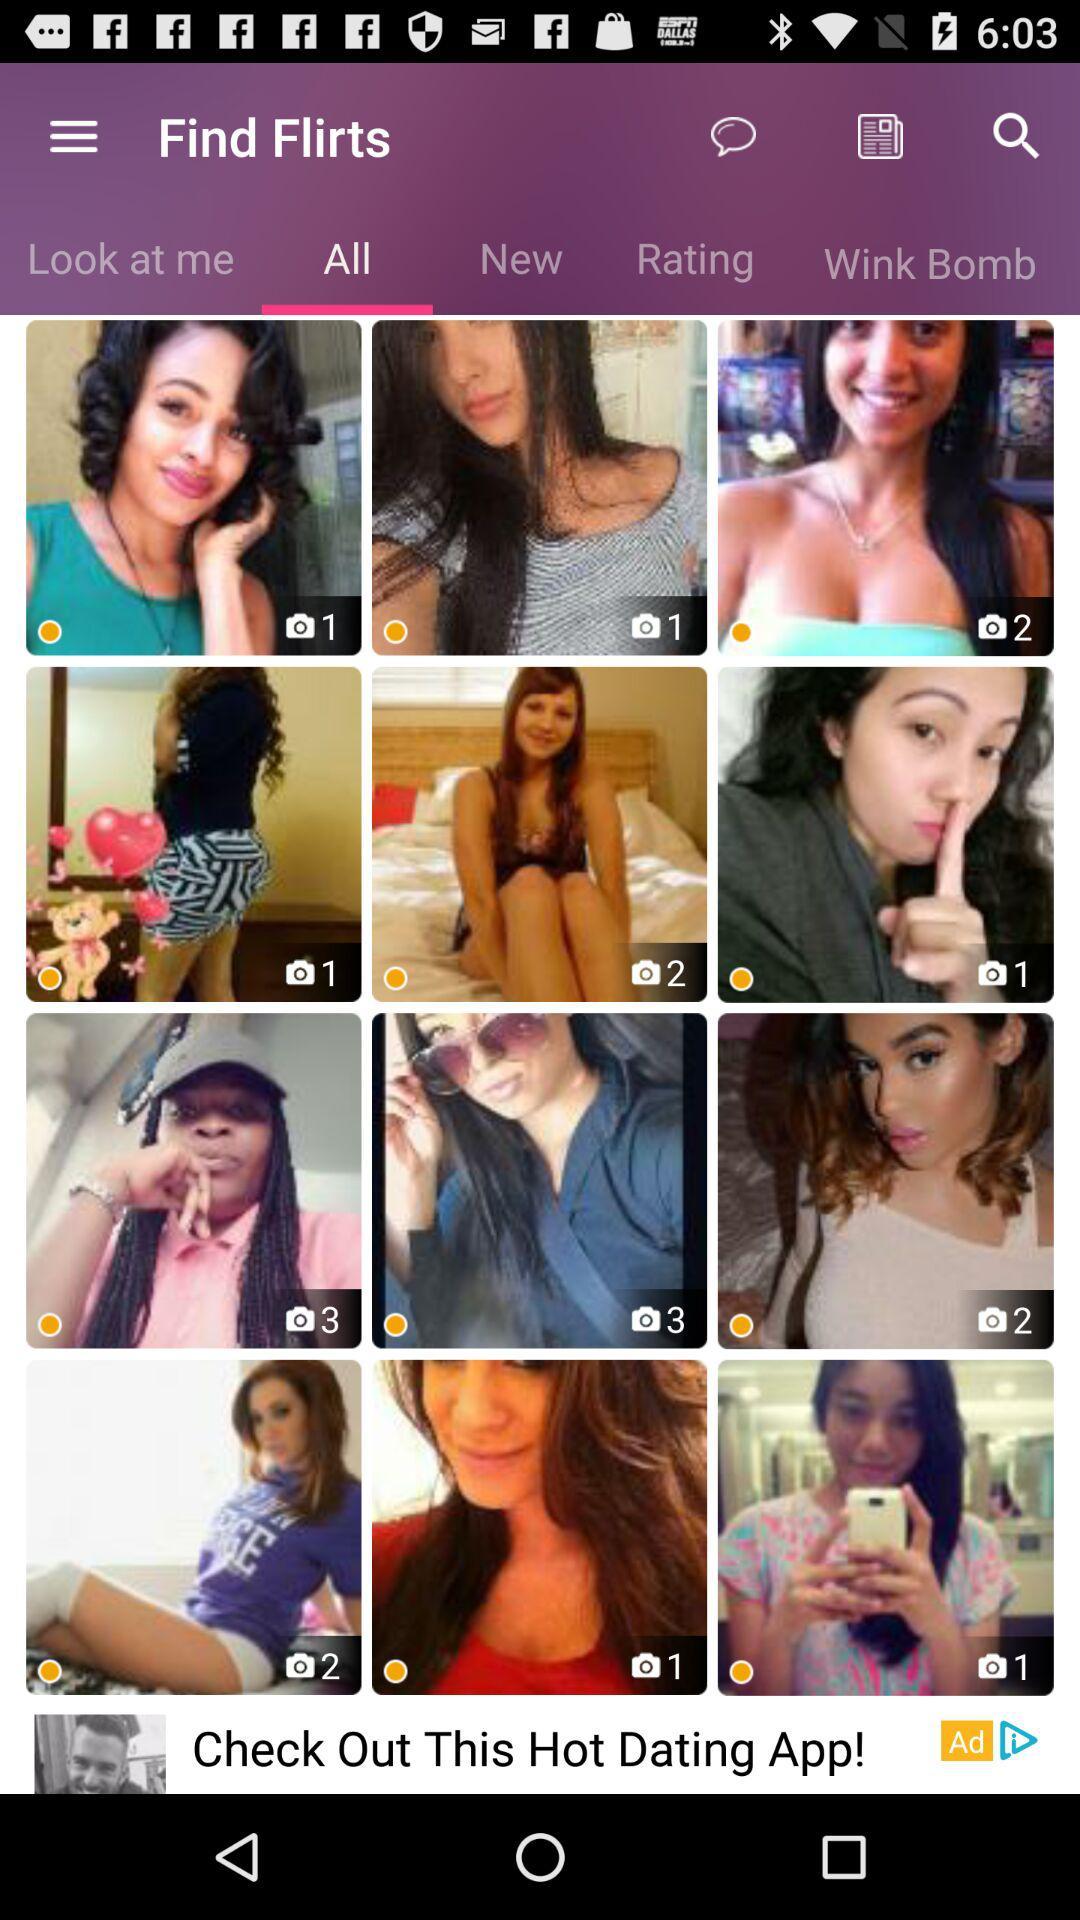  I want to click on the 2 nd image in the 4th row, so click(538, 1526).